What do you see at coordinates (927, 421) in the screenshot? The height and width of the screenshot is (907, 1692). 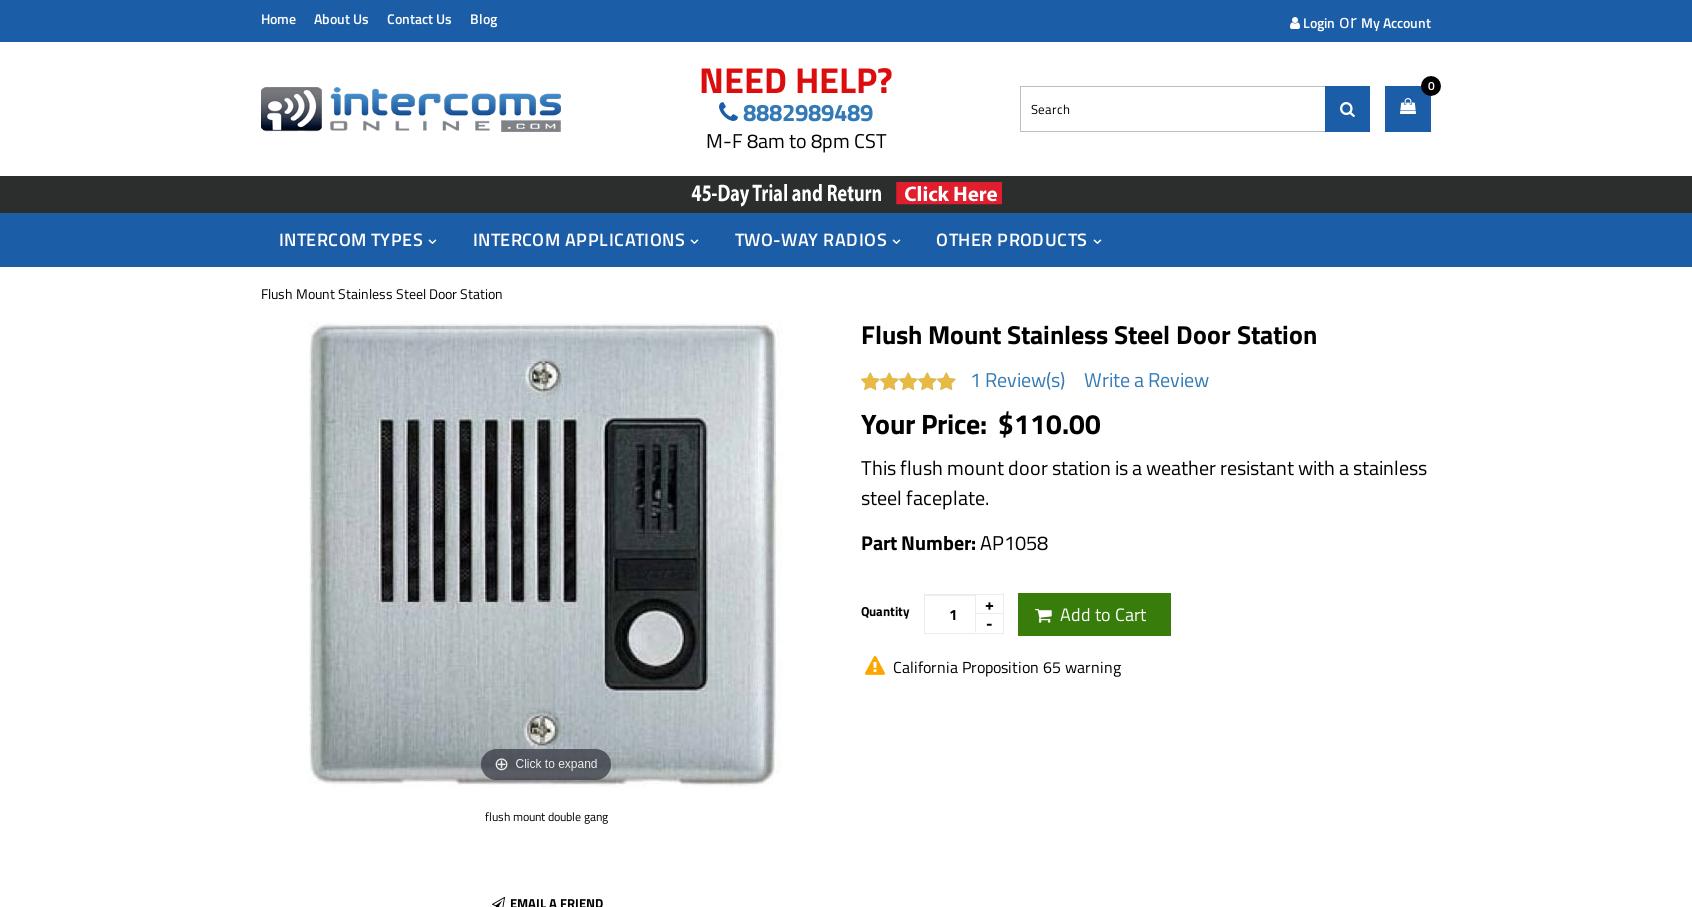 I see `'Your Price:'` at bounding box center [927, 421].